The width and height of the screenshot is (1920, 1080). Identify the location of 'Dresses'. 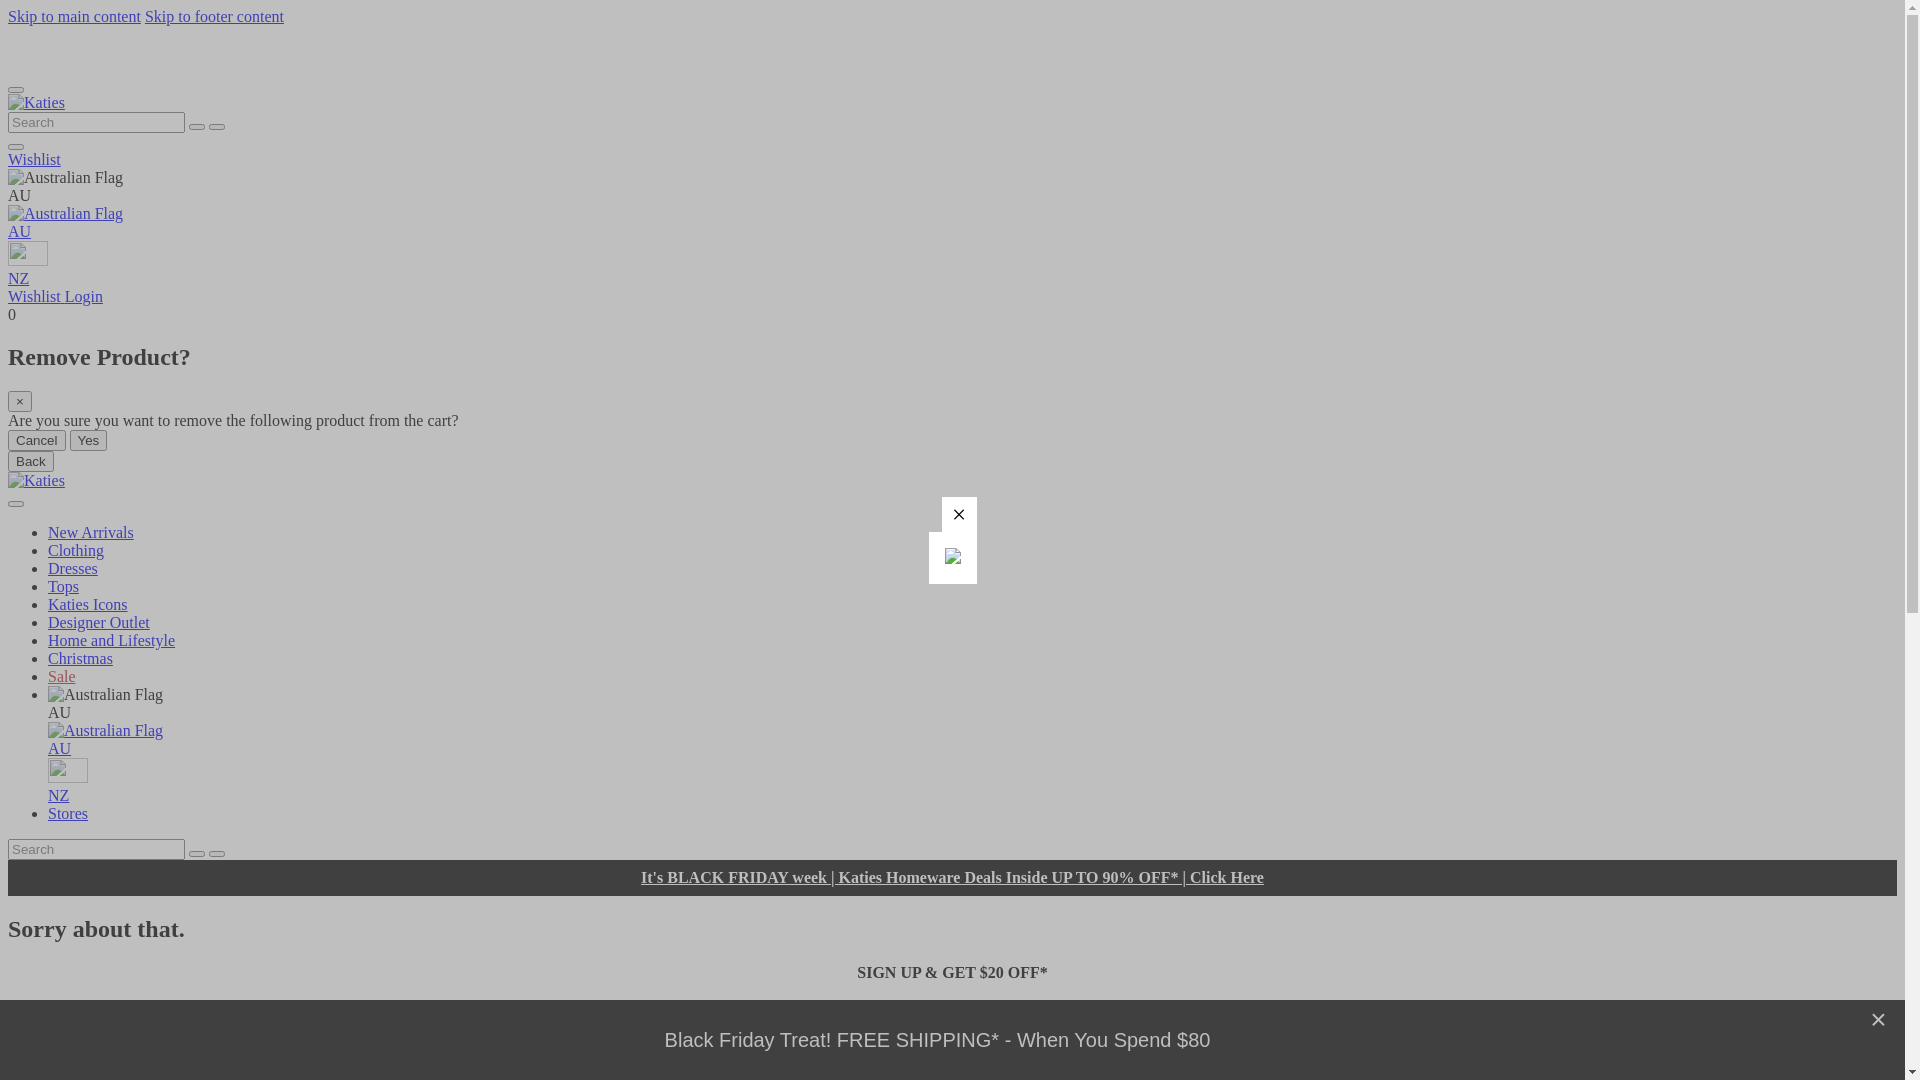
(72, 568).